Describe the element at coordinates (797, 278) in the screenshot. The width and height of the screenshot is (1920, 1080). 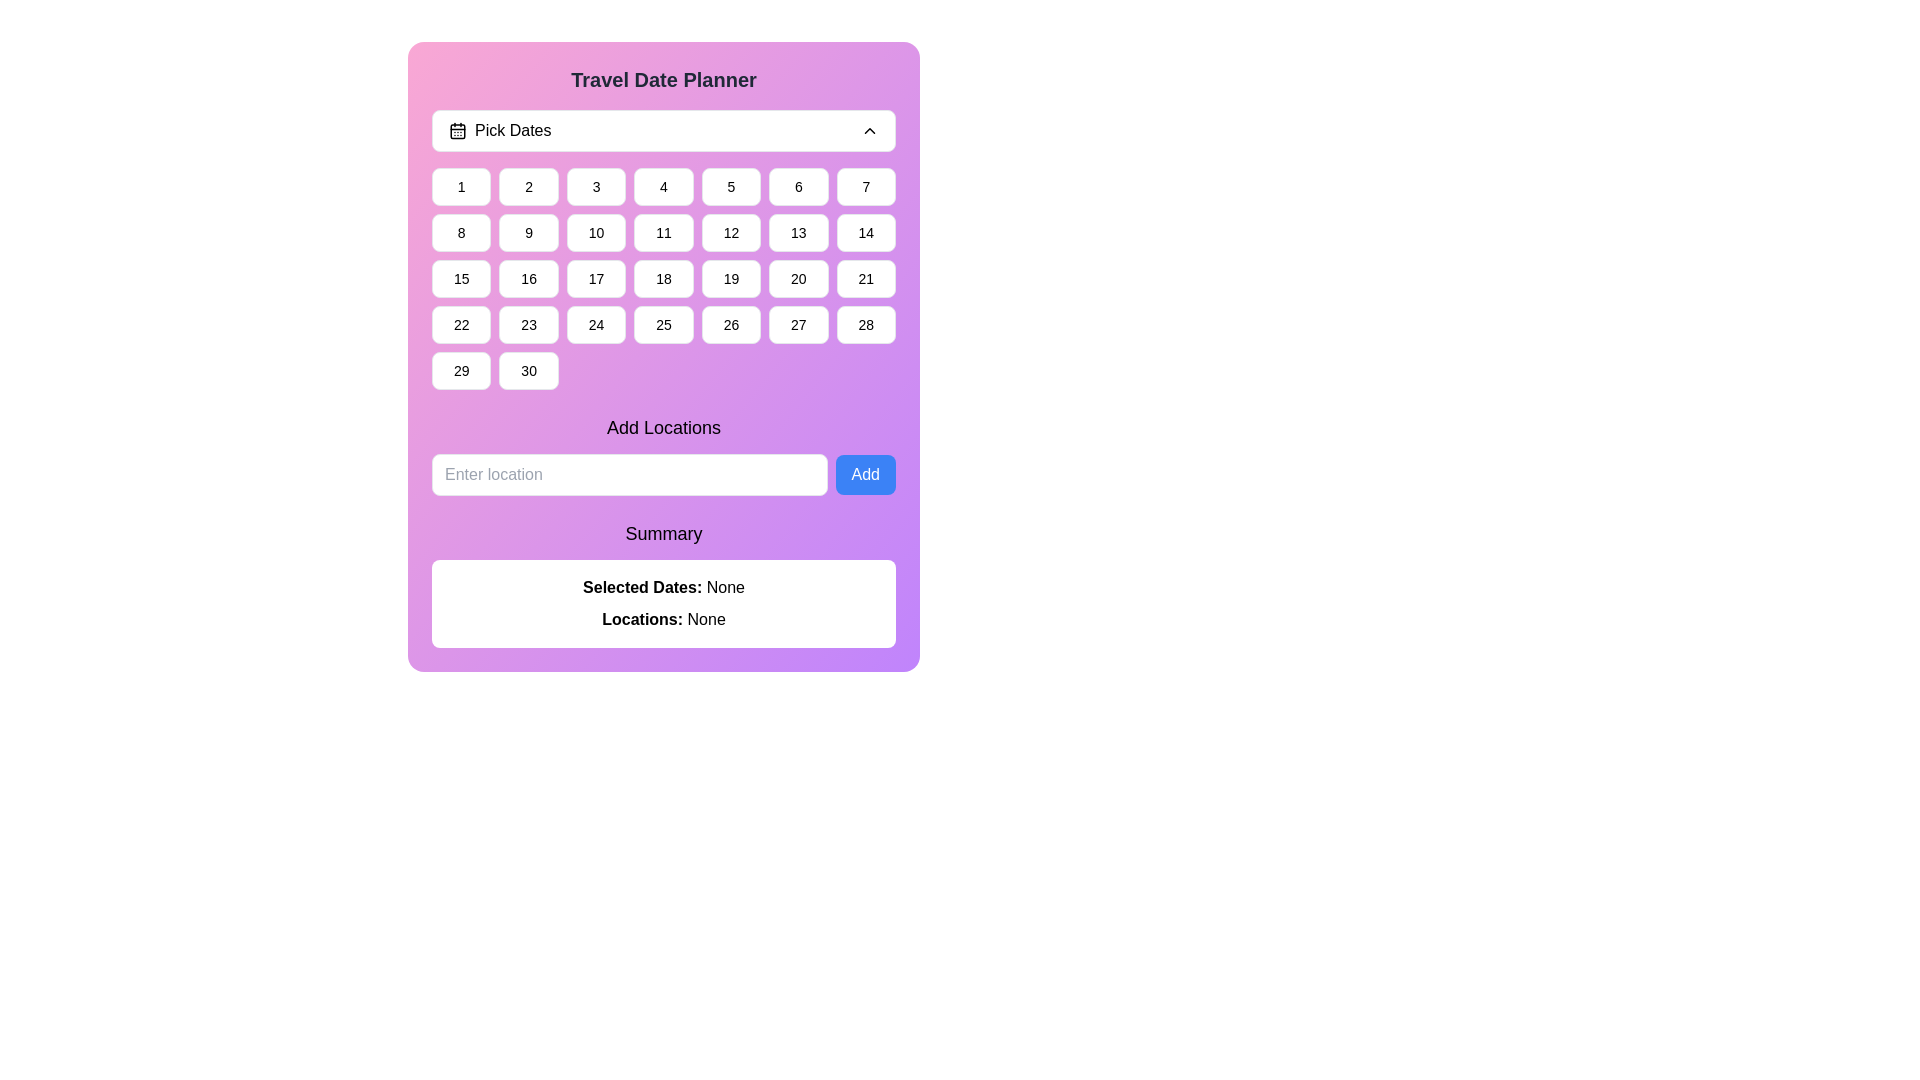
I see `the button representing a selectable date in the third row, third column of the calendar interface` at that location.